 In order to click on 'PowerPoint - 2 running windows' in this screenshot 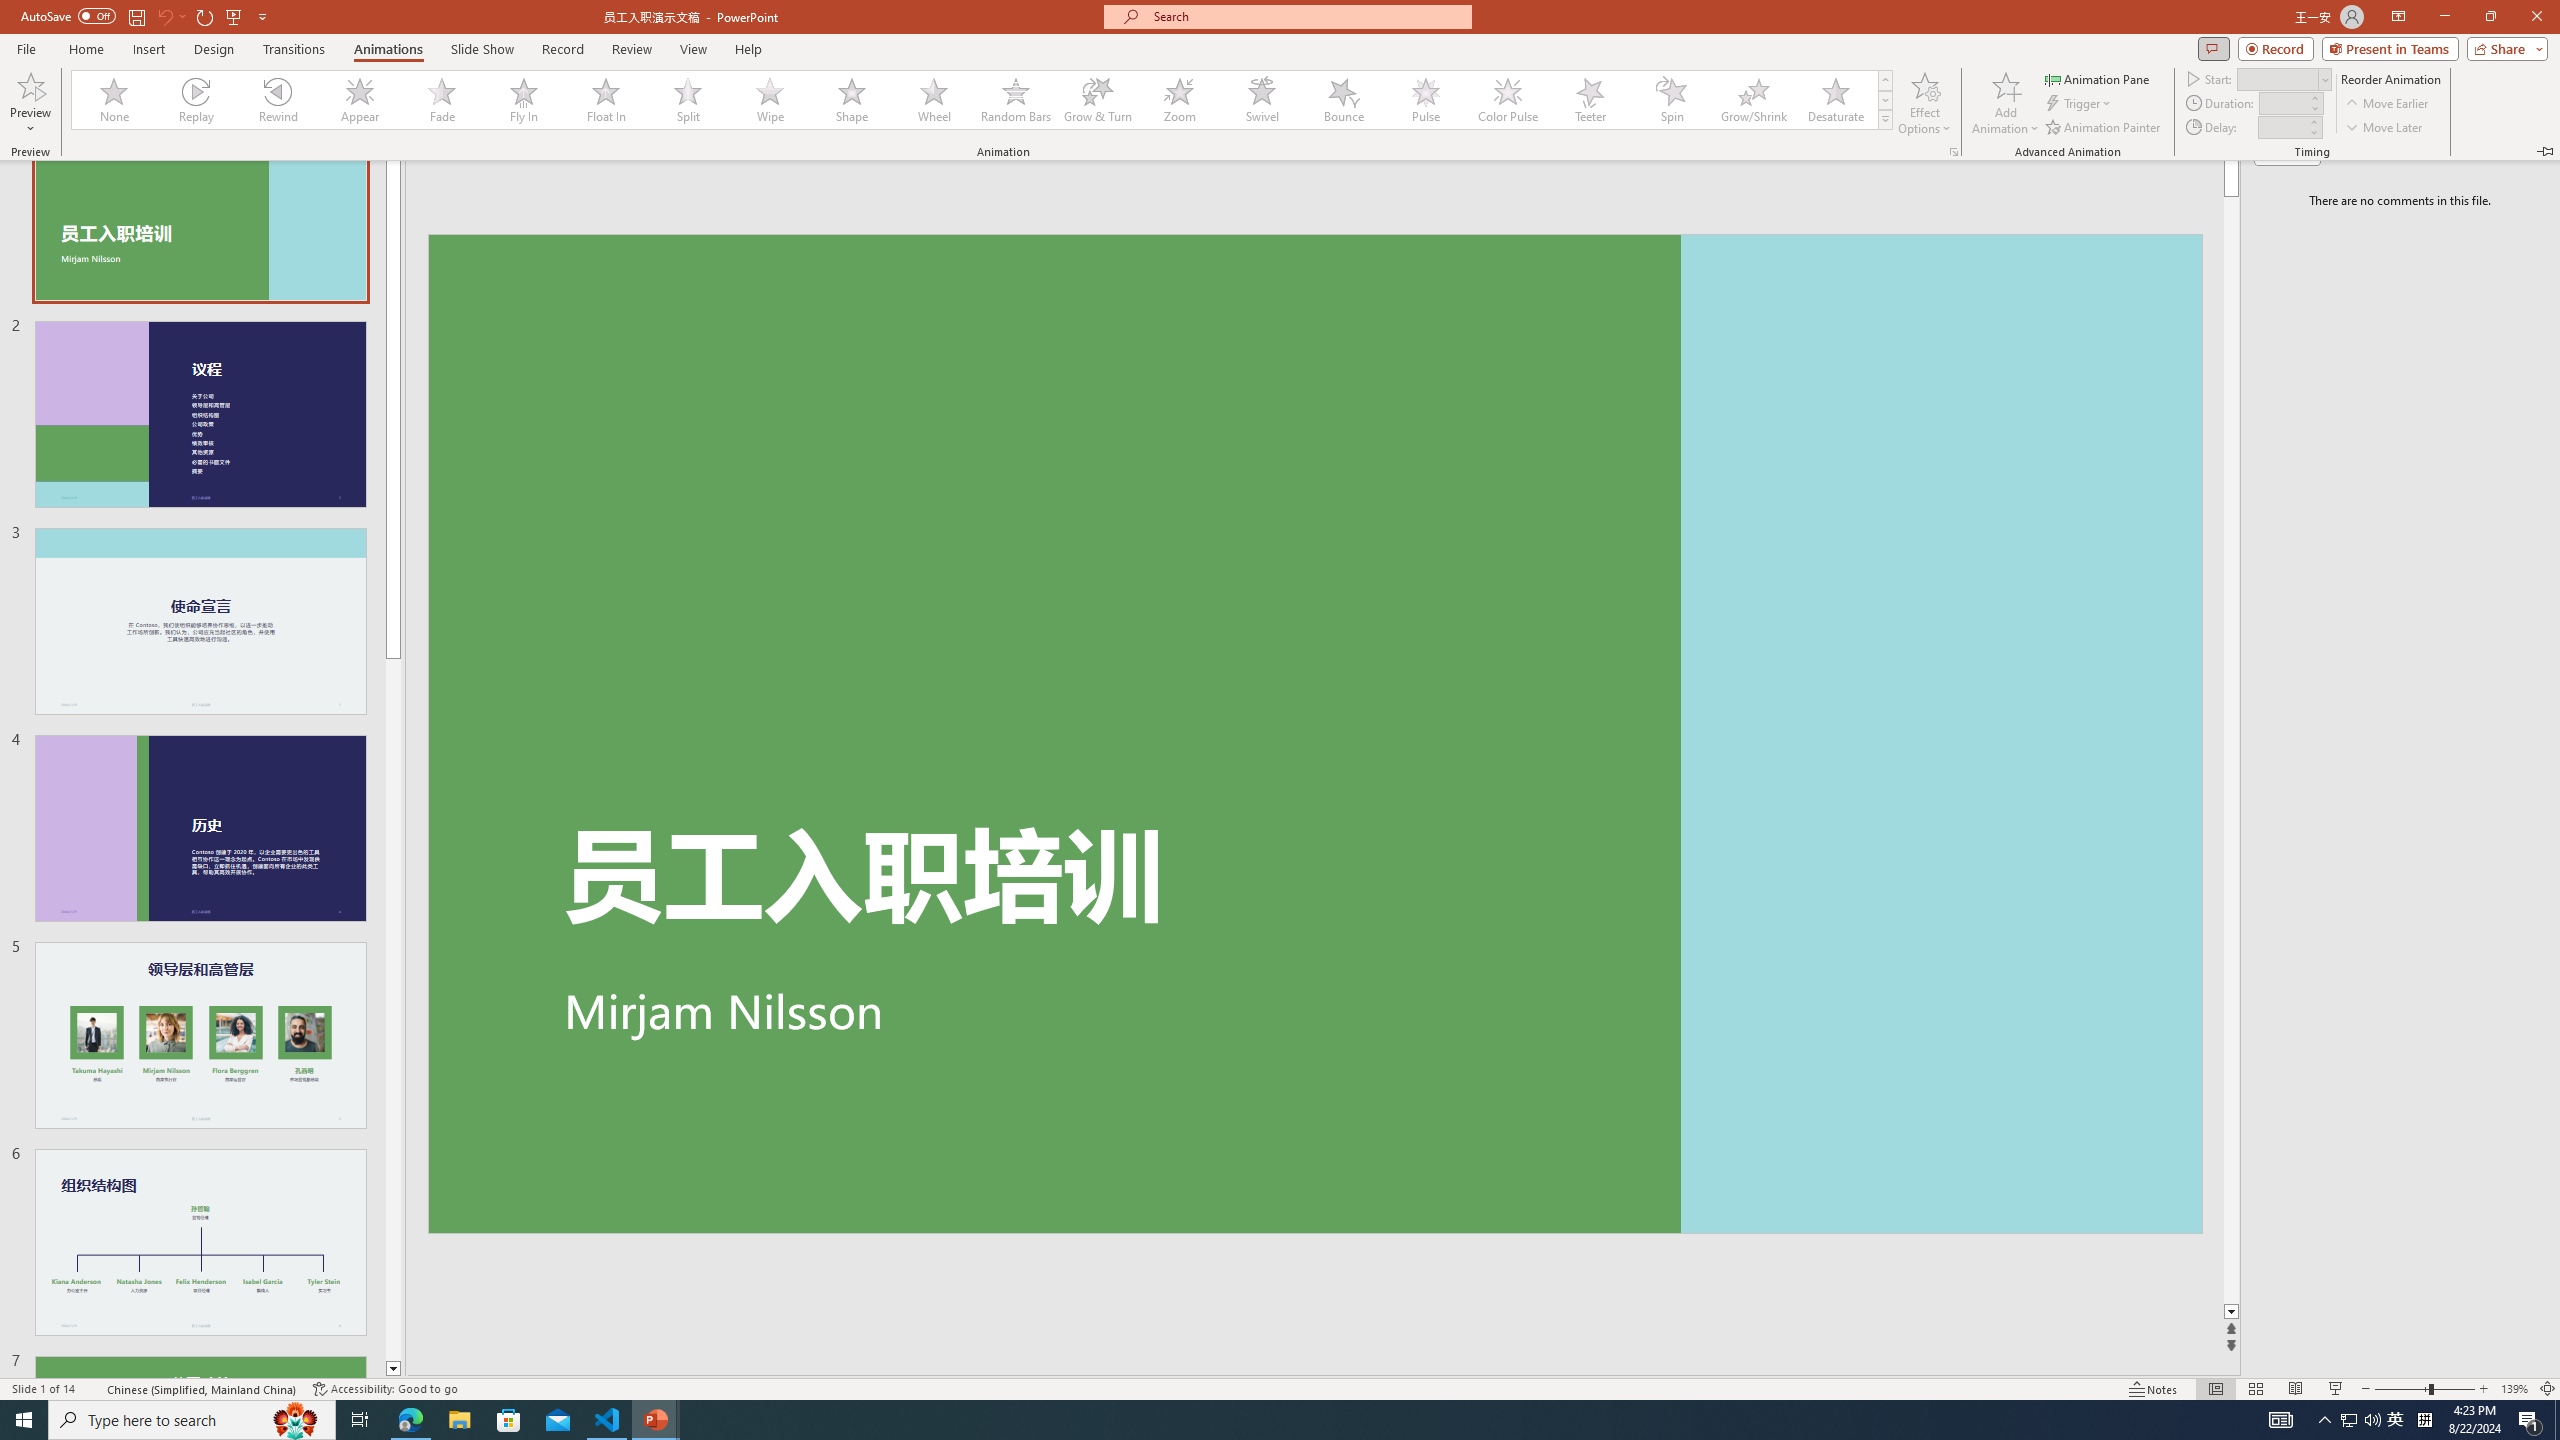, I will do `click(656, 1418)`.